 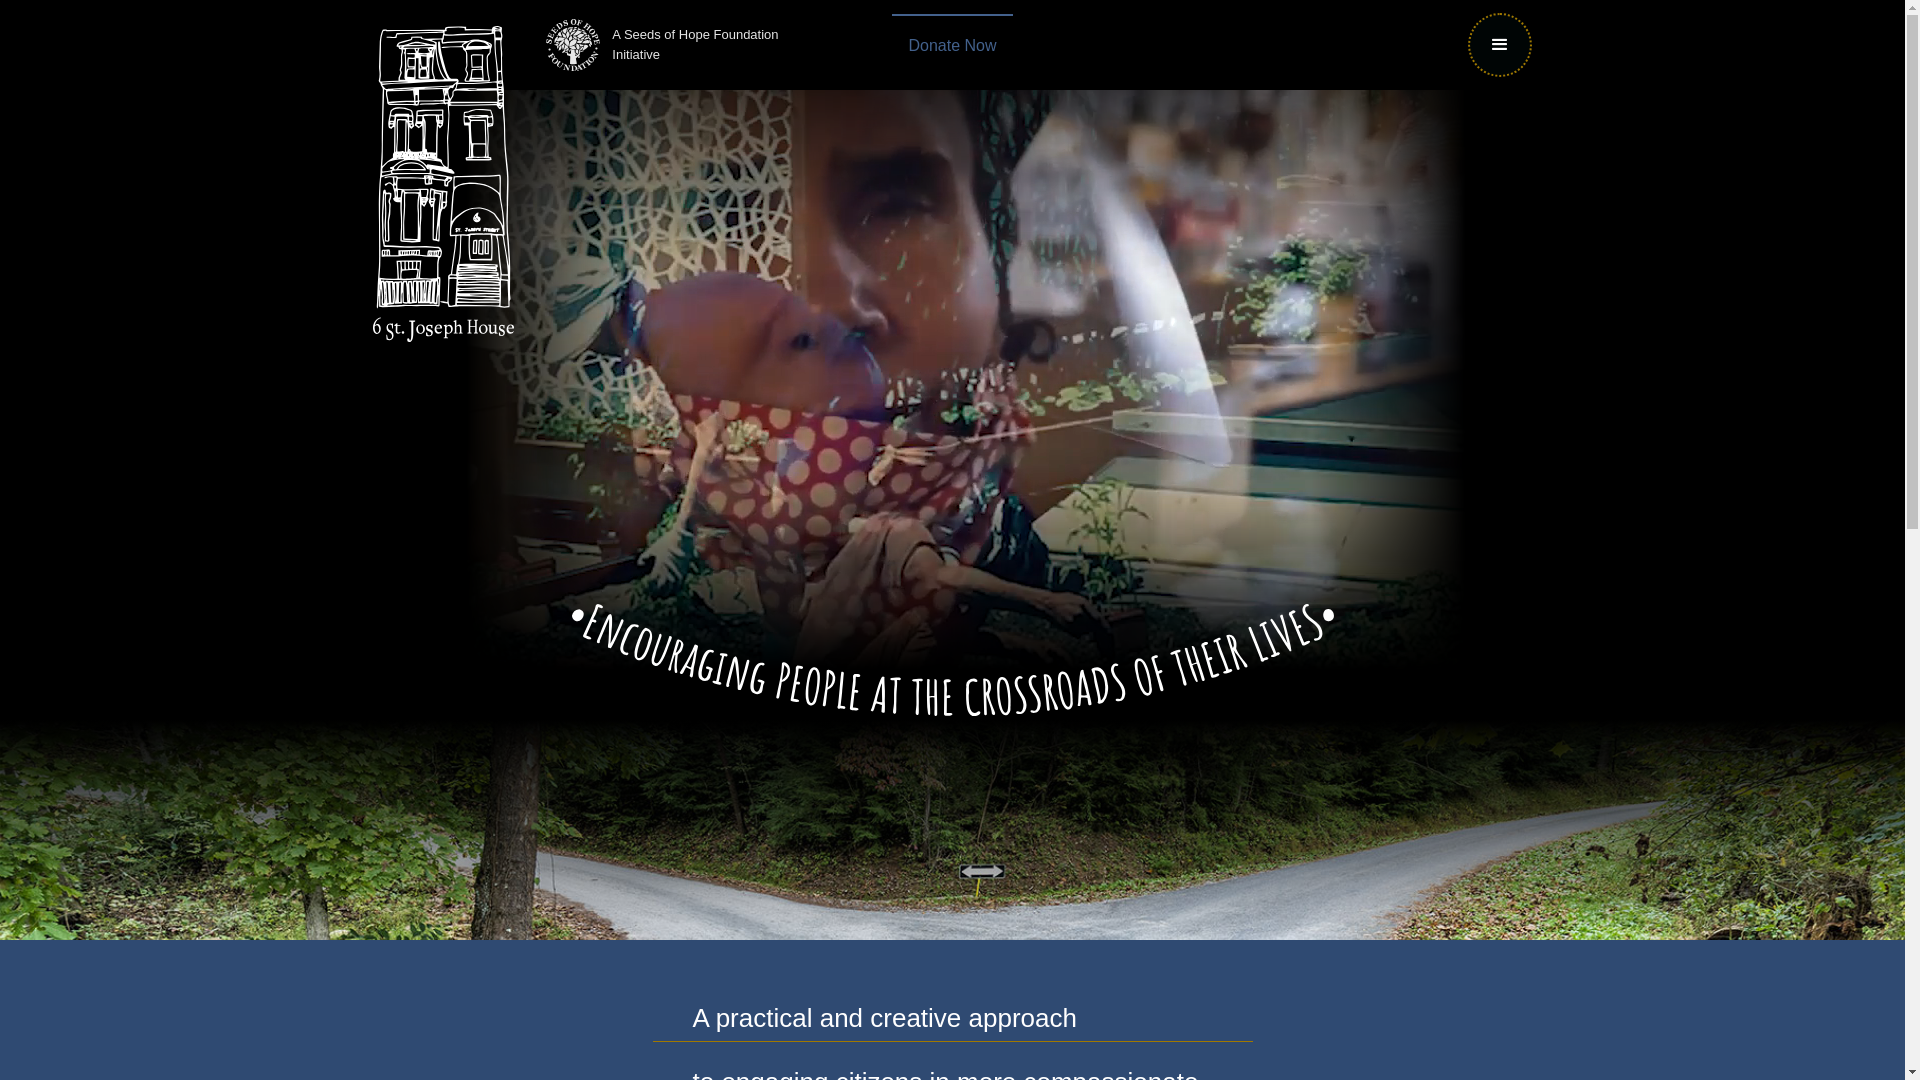 I want to click on 'Donate Now', so click(x=950, y=45).